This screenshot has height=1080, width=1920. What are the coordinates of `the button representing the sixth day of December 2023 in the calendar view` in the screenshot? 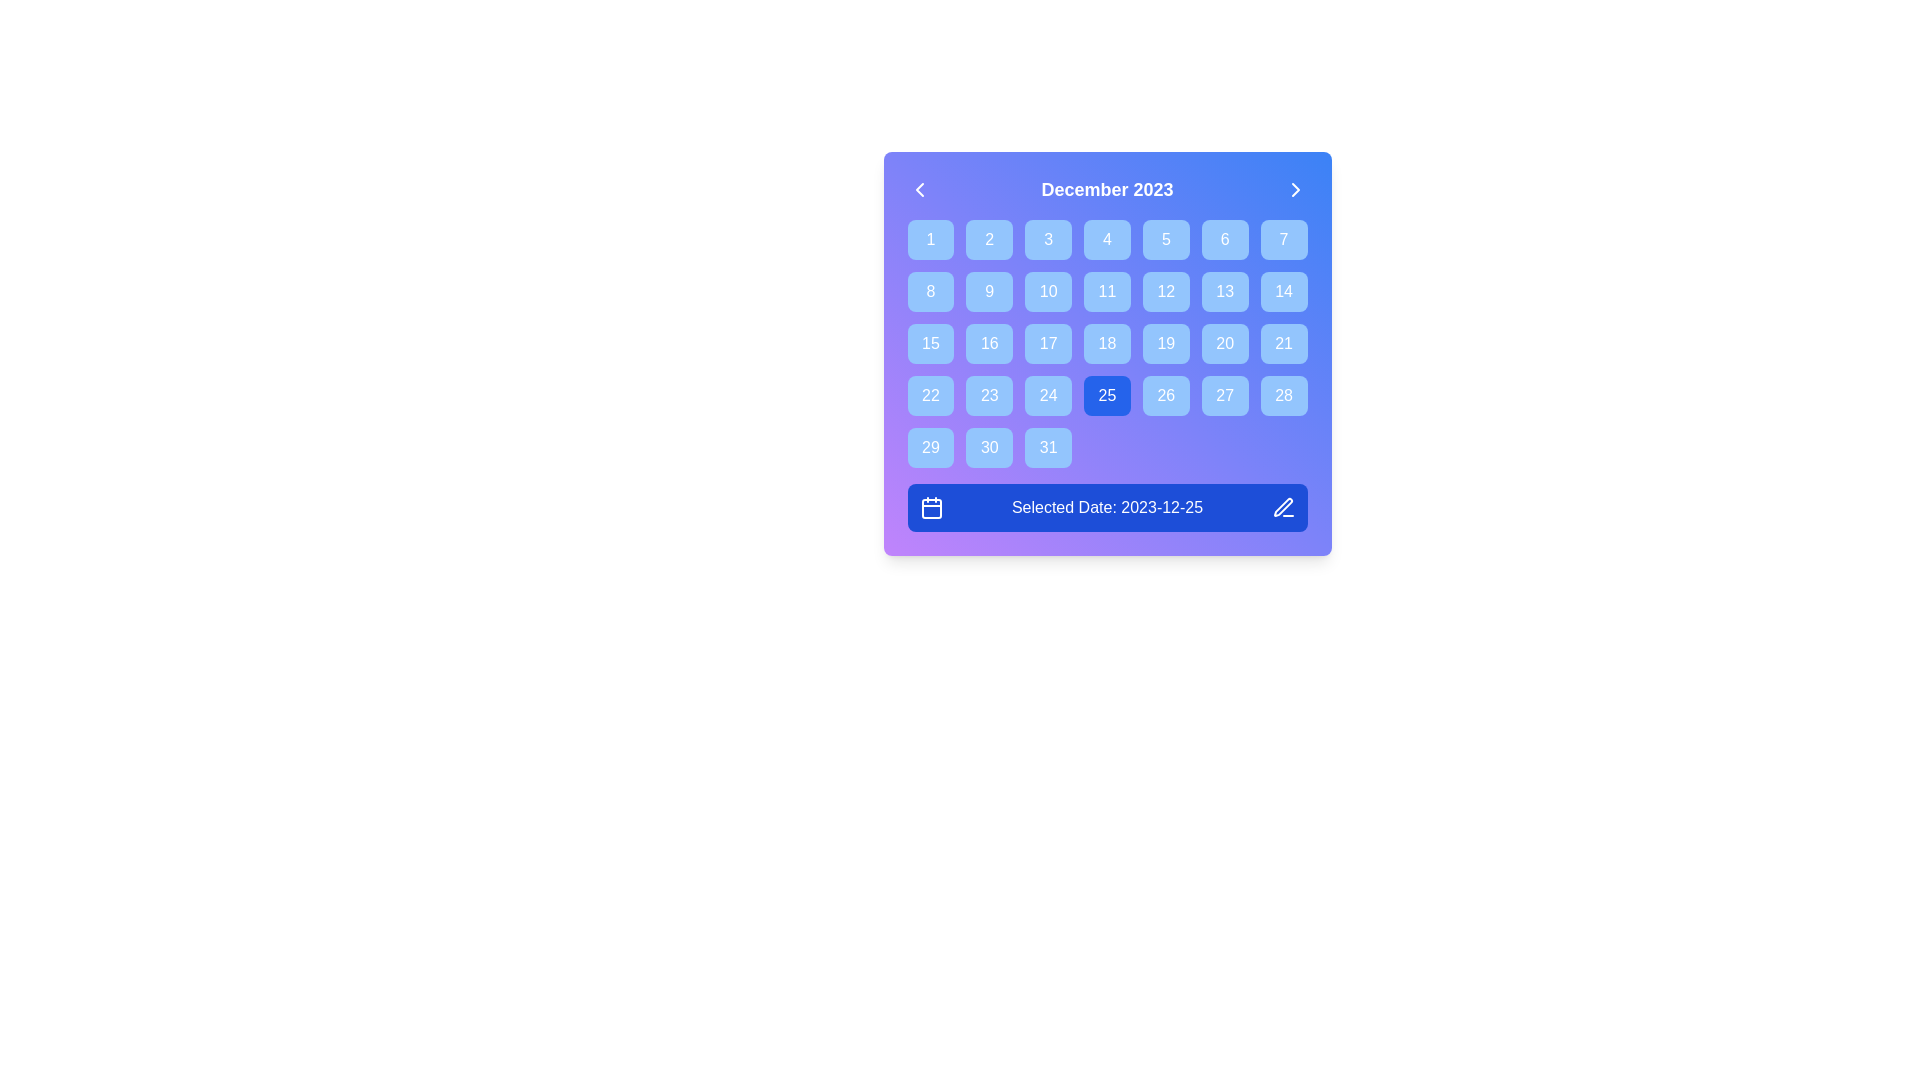 It's located at (1224, 238).